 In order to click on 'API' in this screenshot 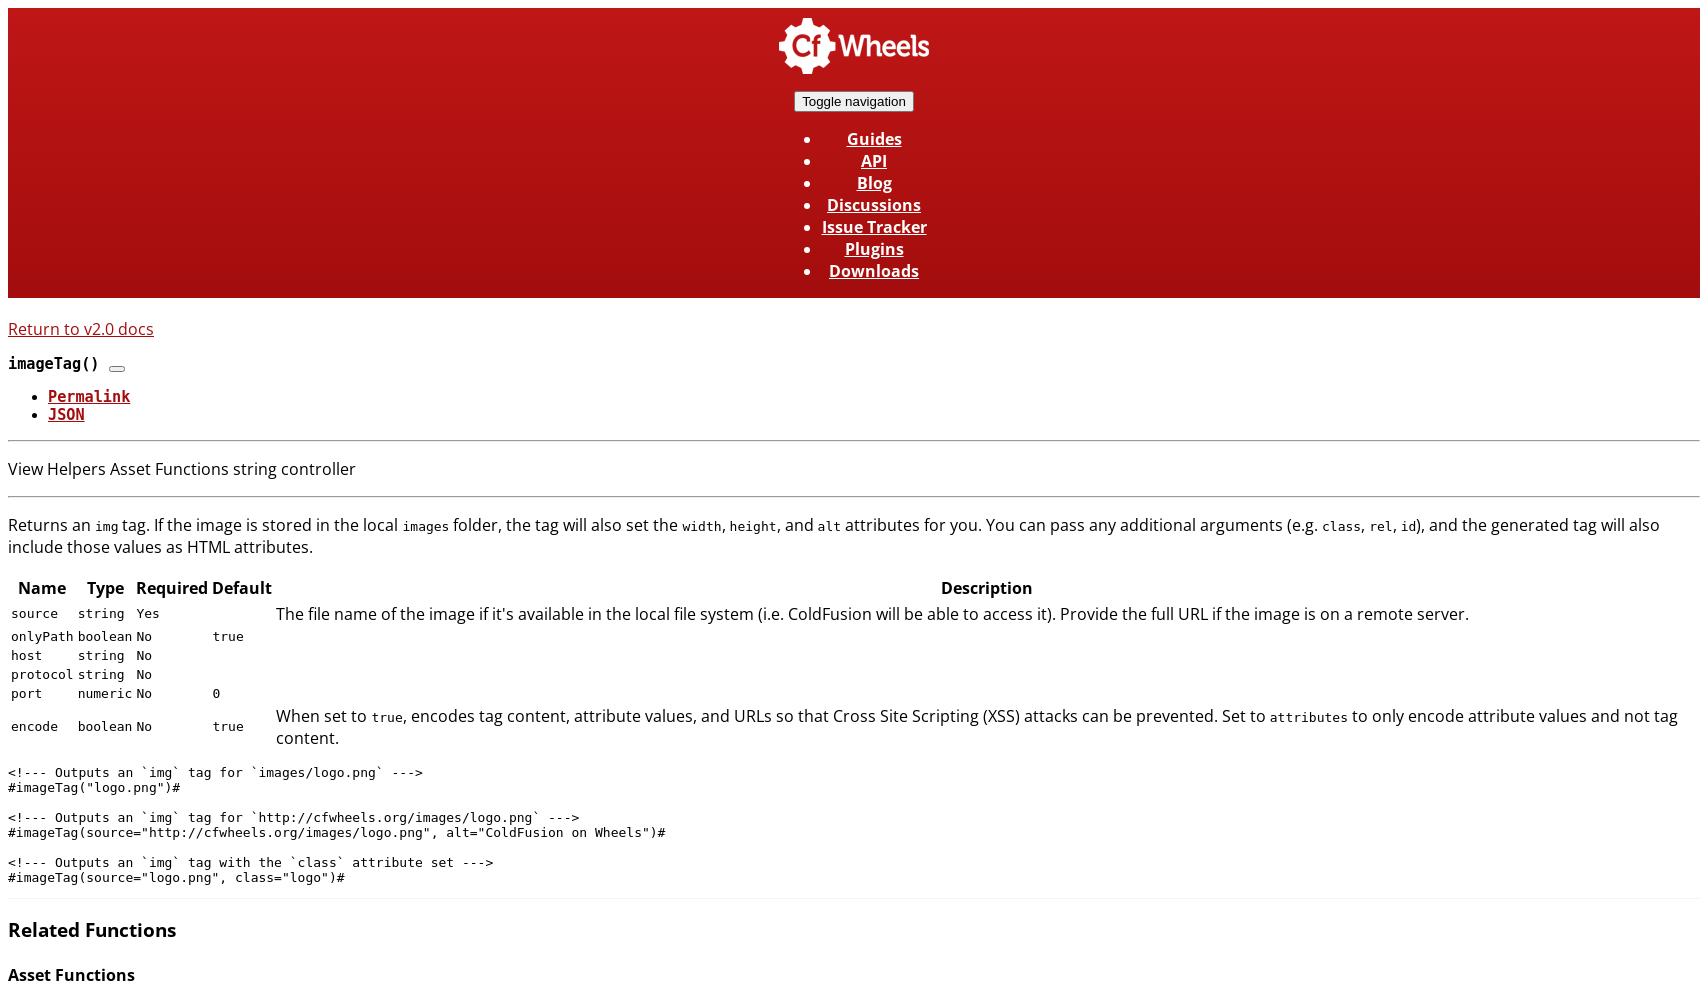, I will do `click(860, 161)`.